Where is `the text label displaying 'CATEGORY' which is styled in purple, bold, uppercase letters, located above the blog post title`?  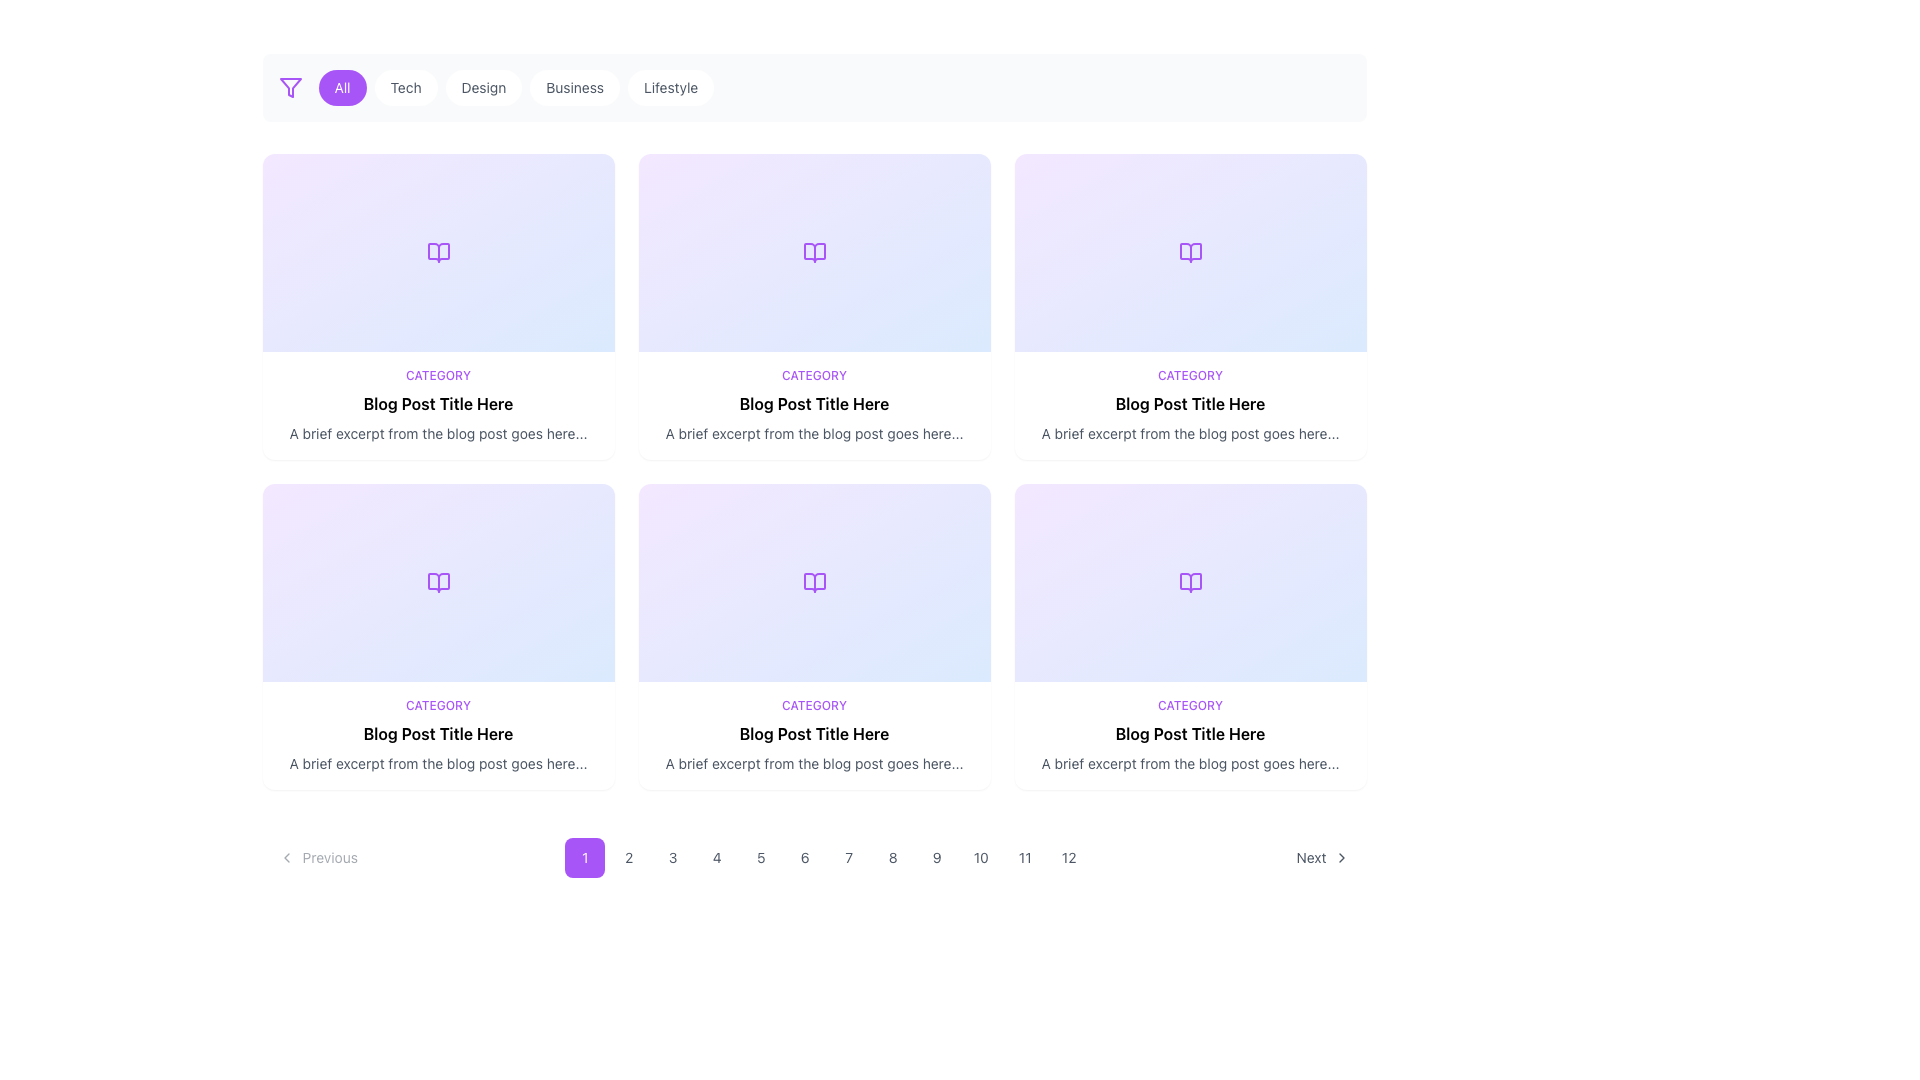 the text label displaying 'CATEGORY' which is styled in purple, bold, uppercase letters, located above the blog post title is located at coordinates (814, 704).